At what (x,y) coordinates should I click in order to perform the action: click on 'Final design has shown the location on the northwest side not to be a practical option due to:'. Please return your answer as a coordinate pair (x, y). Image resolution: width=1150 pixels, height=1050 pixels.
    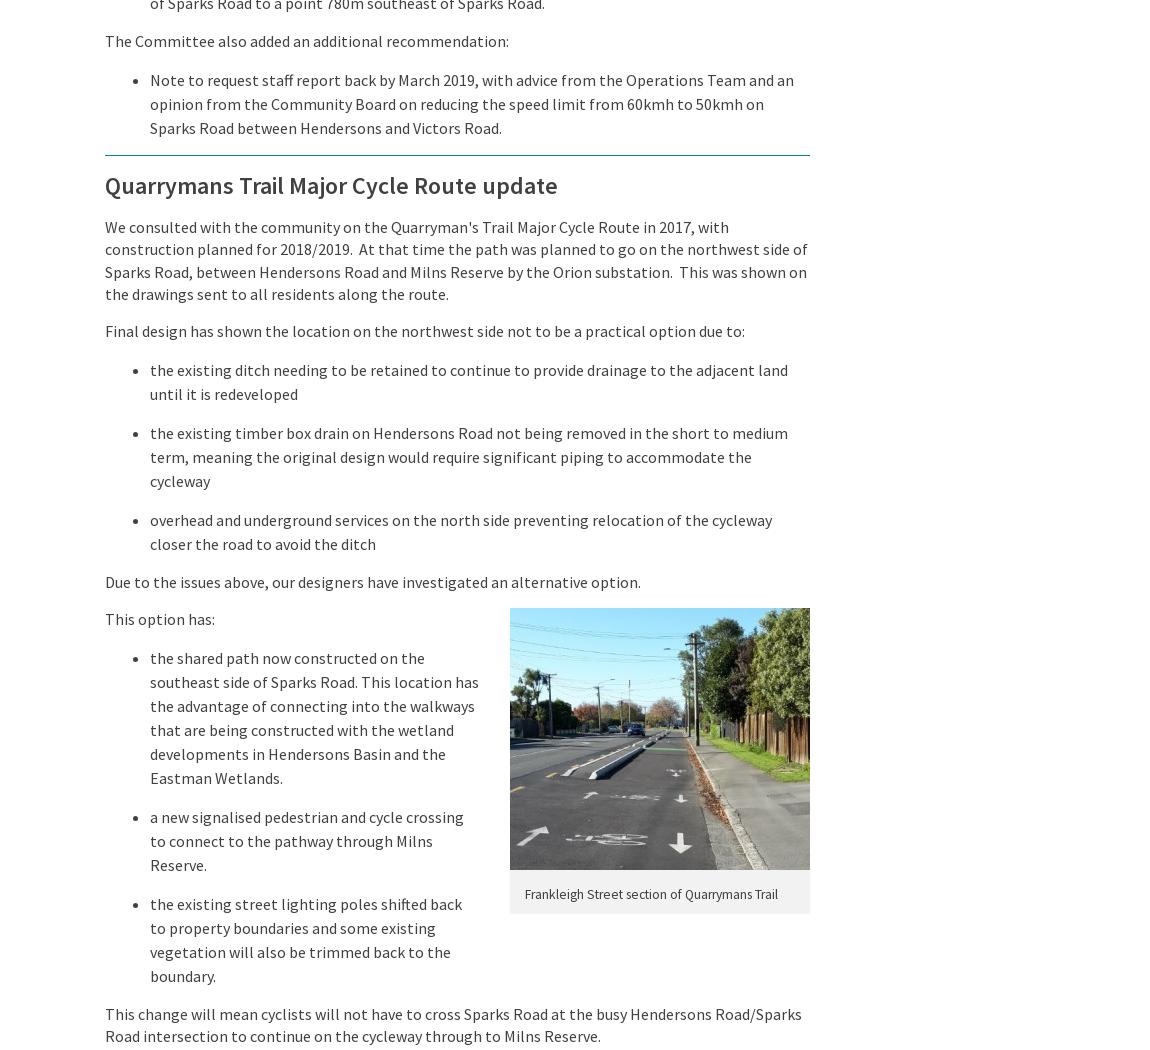
    Looking at the image, I should click on (425, 330).